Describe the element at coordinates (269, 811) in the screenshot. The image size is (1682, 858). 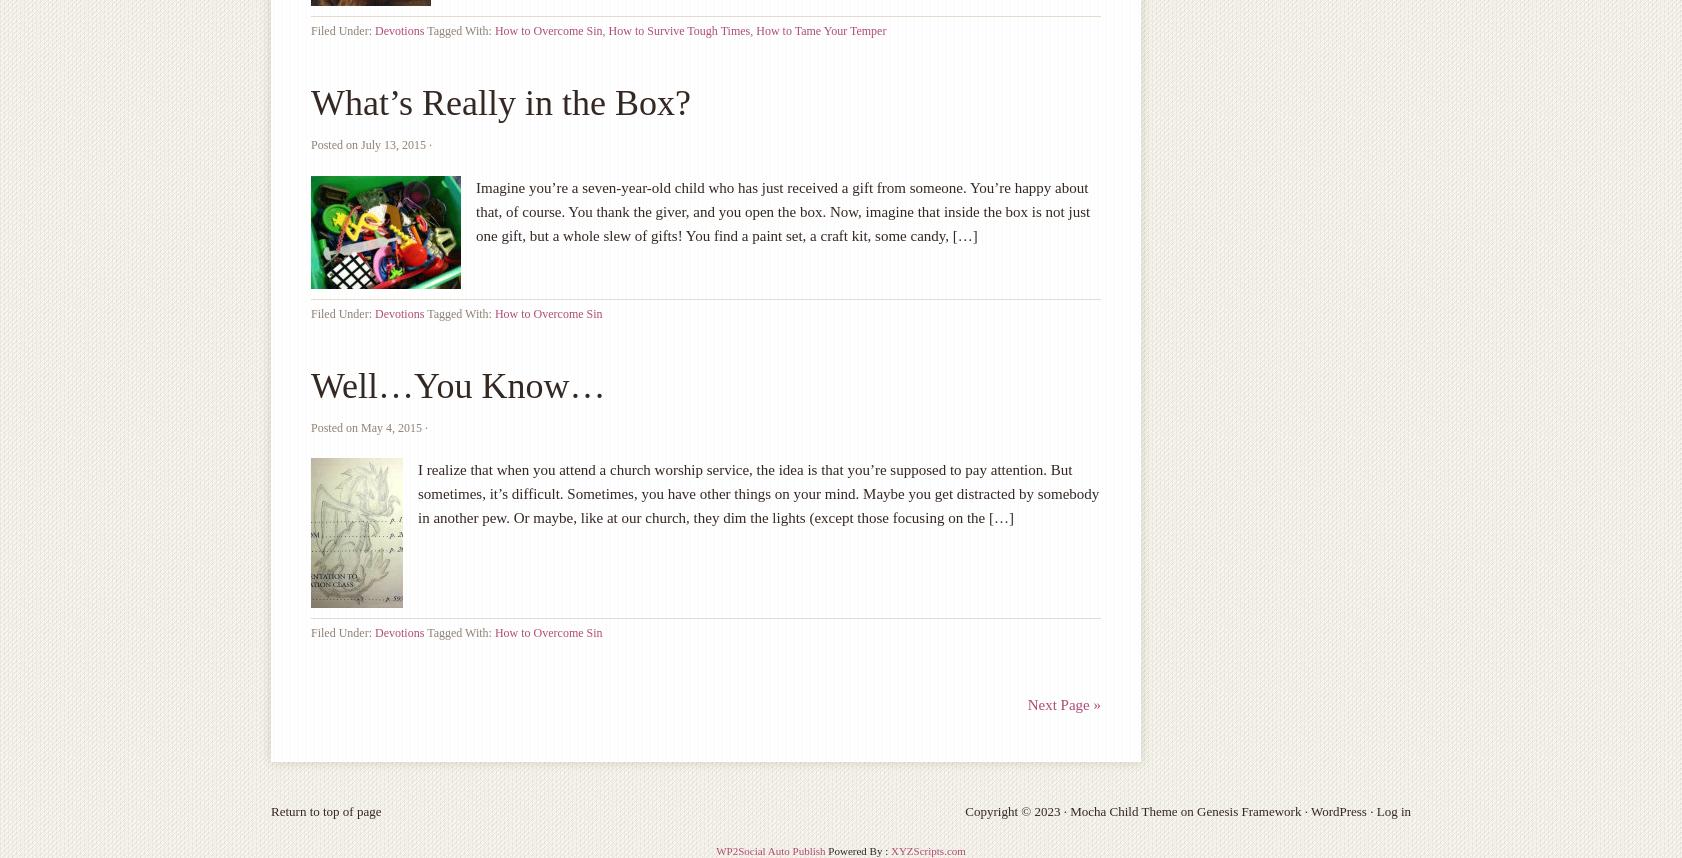
I see `'Return to top of page'` at that location.